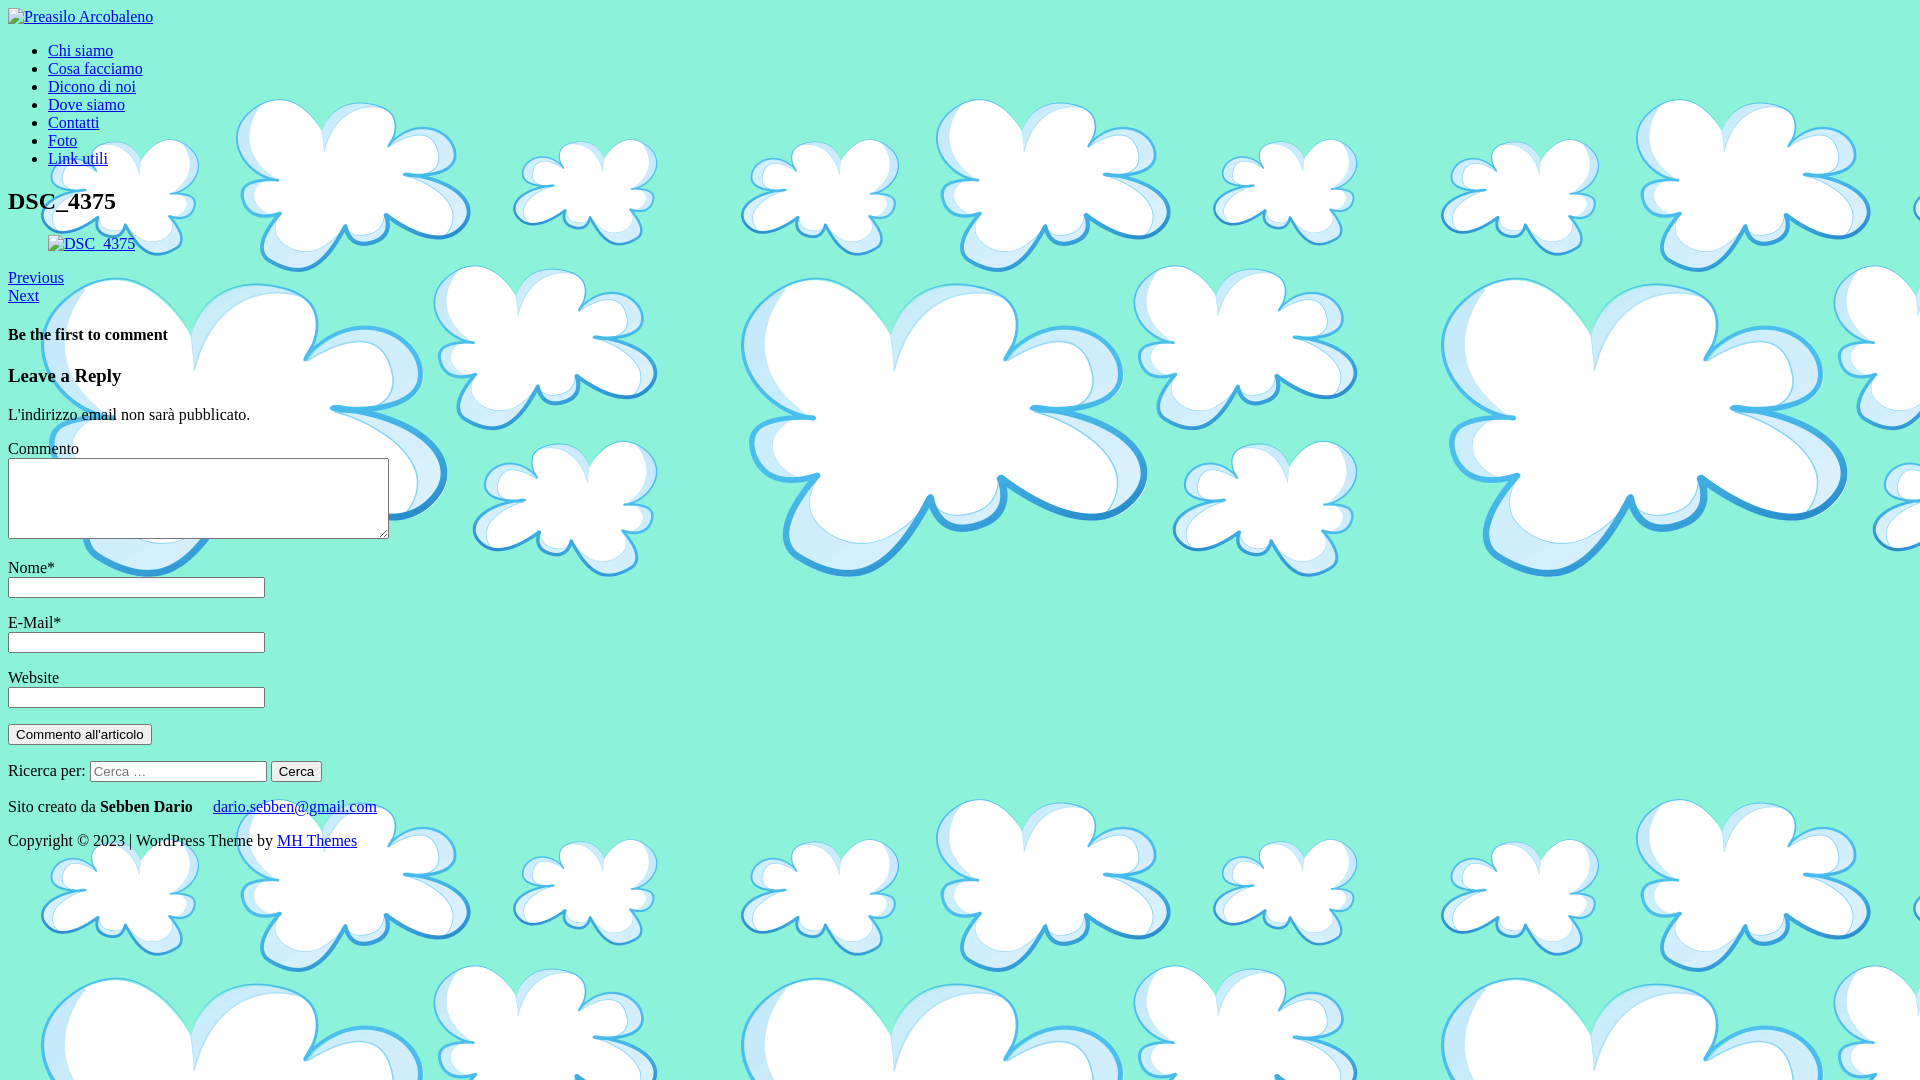 The height and width of the screenshot is (1080, 1920). Describe the element at coordinates (296, 770) in the screenshot. I see `'Cerca'` at that location.